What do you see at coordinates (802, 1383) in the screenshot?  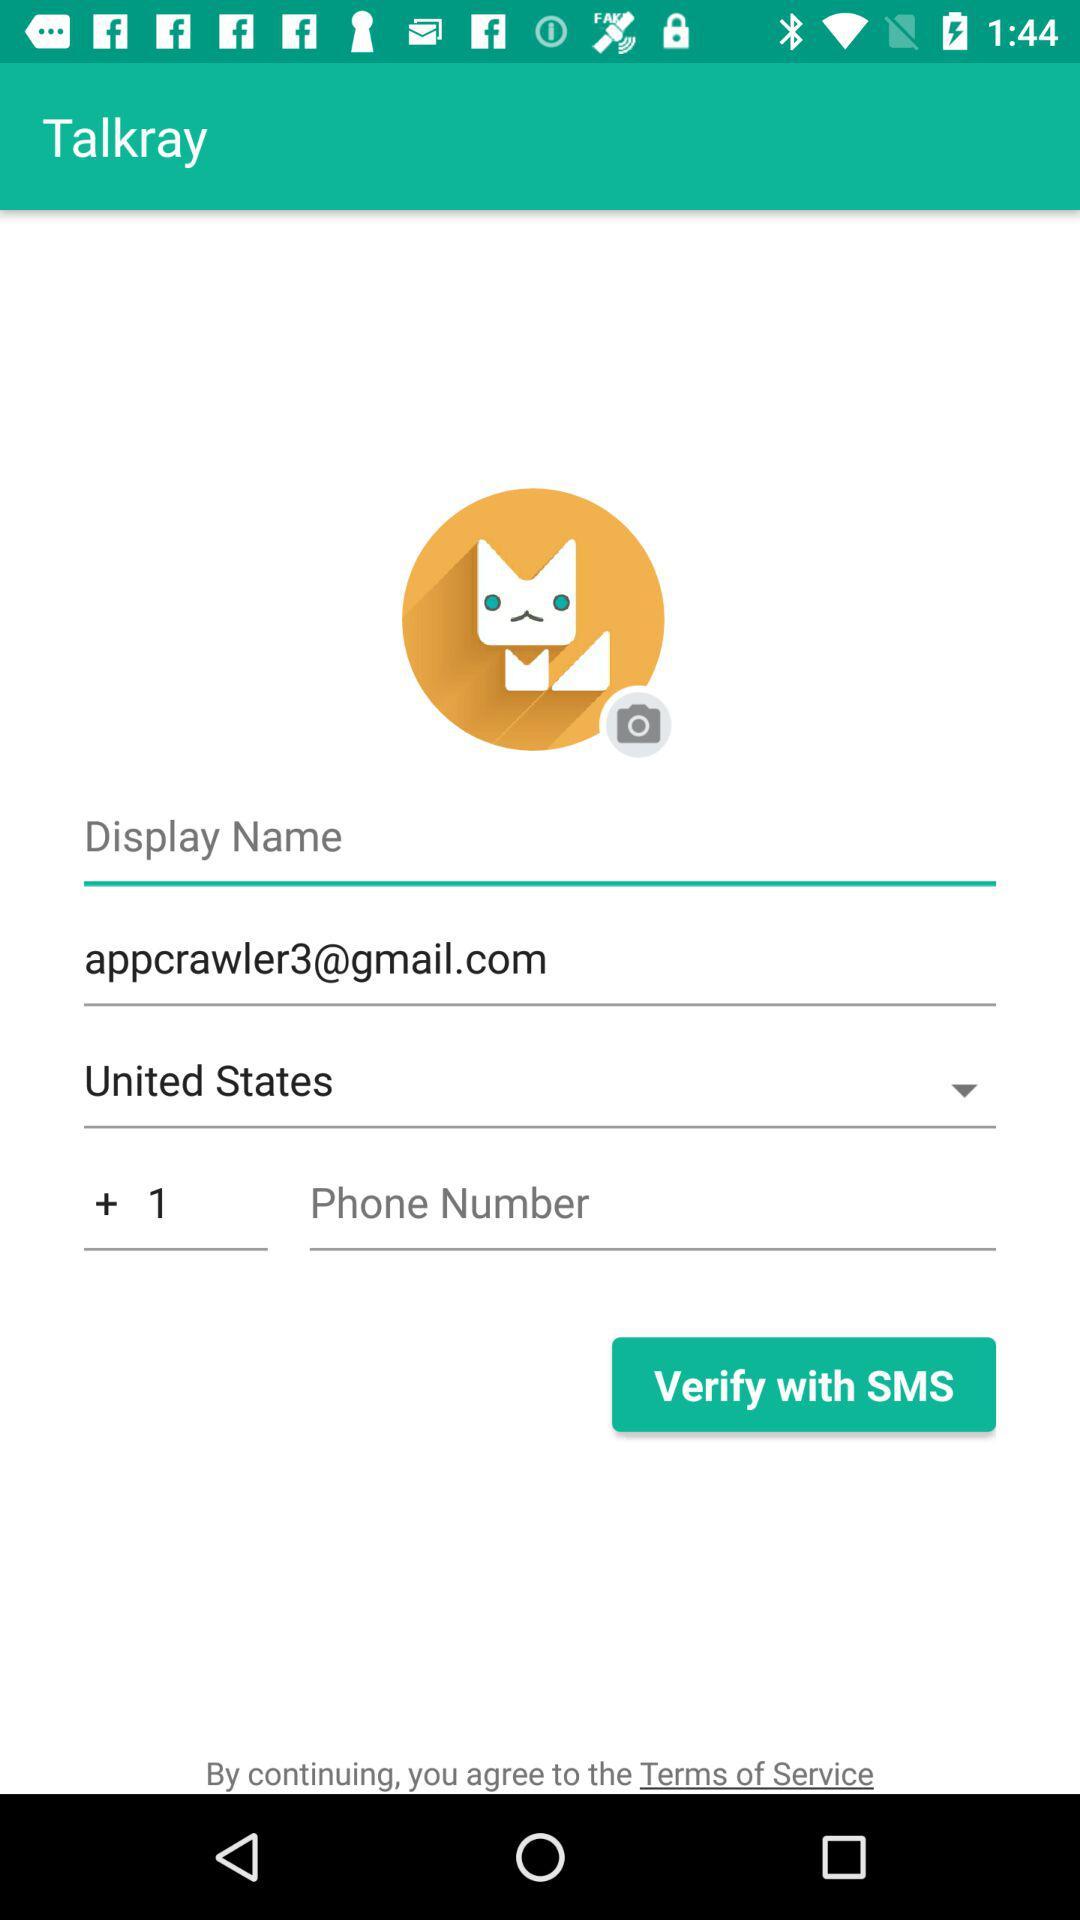 I see `verify with sms icon` at bounding box center [802, 1383].